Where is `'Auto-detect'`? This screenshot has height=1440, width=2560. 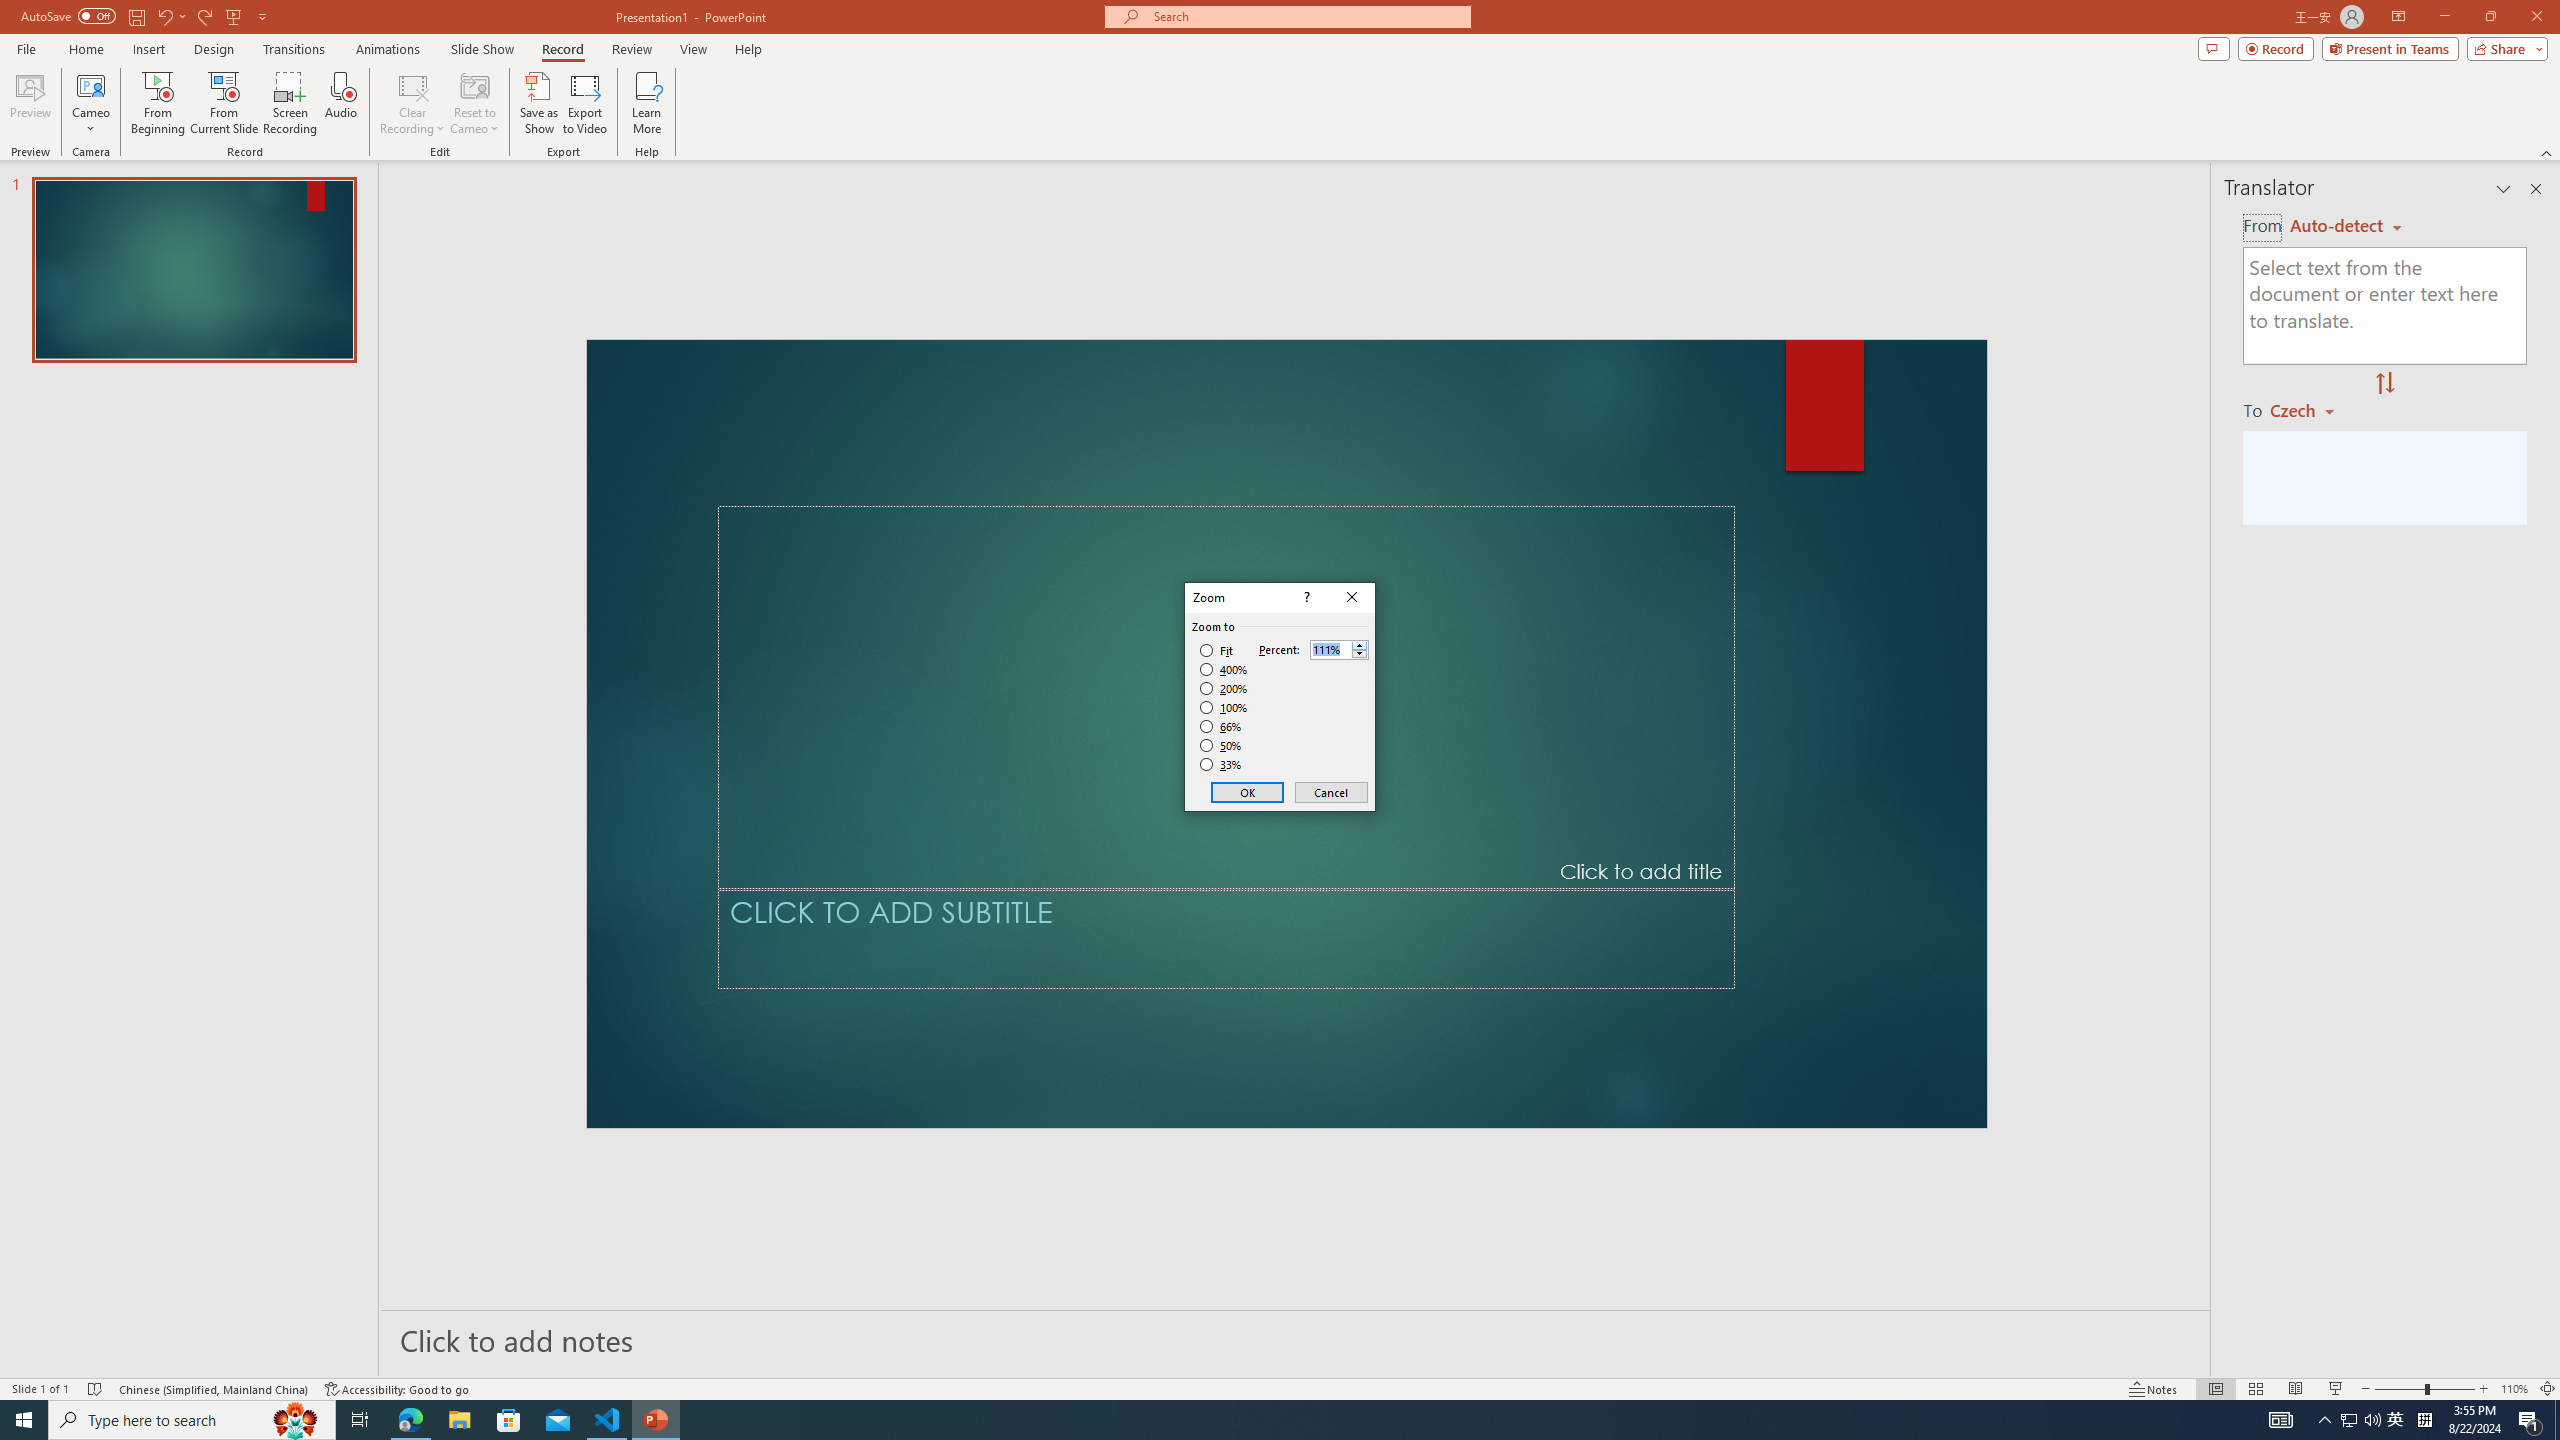 'Auto-detect' is located at coordinates (2345, 225).